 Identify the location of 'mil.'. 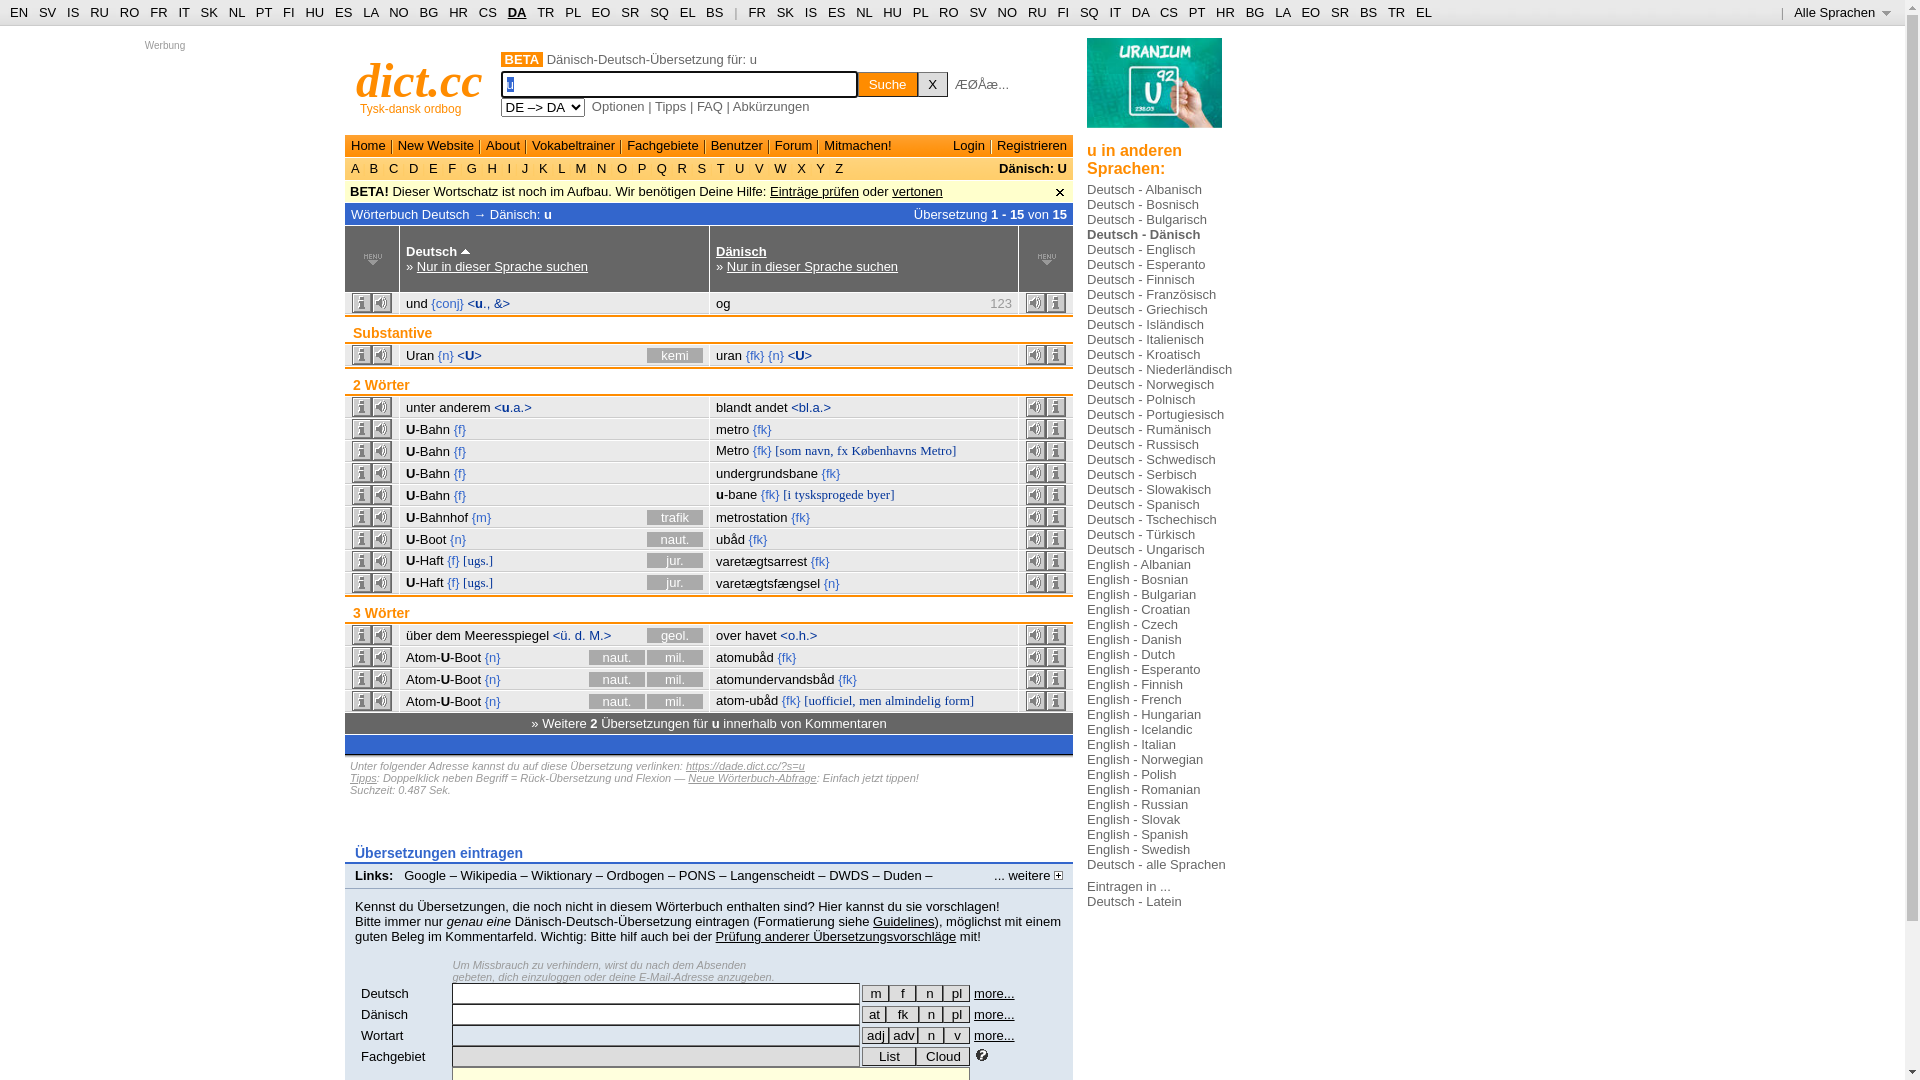
(675, 657).